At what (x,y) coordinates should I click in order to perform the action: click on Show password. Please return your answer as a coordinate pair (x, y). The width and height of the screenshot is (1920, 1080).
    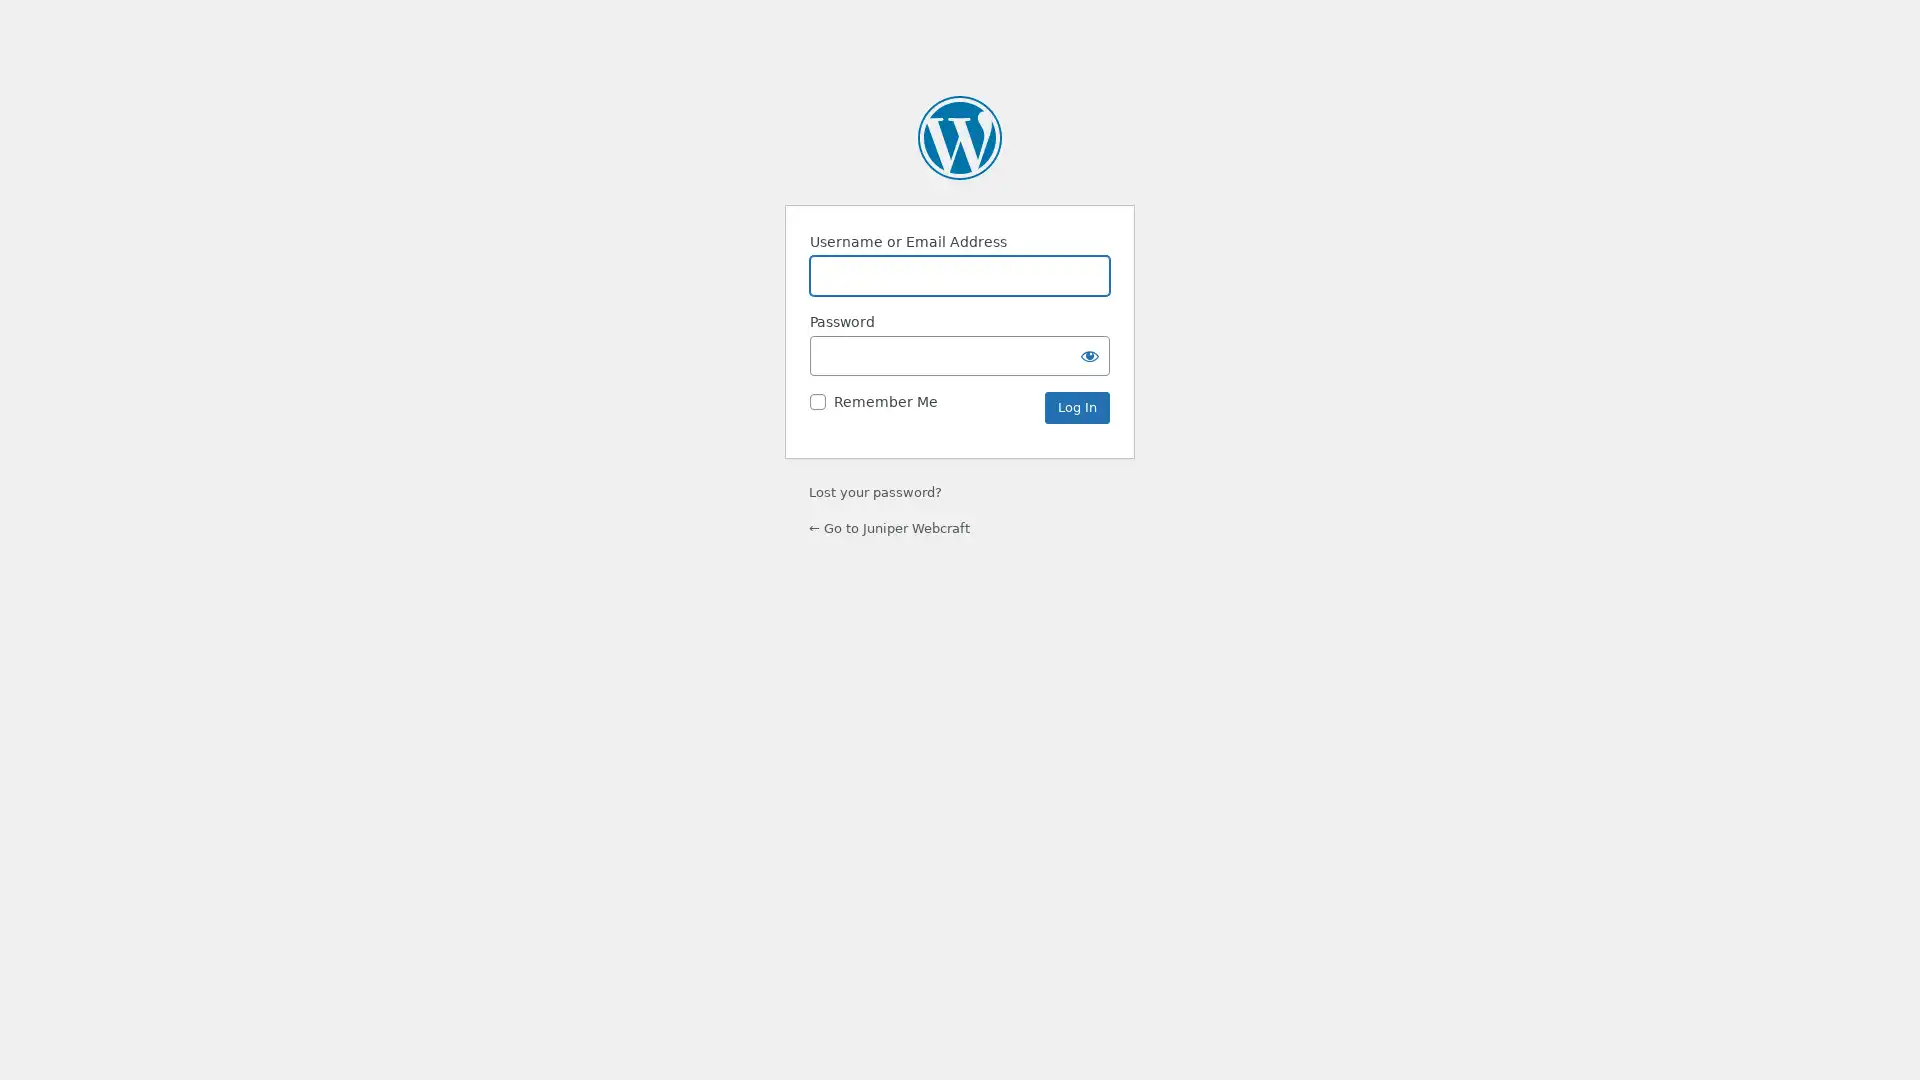
    Looking at the image, I should click on (1088, 354).